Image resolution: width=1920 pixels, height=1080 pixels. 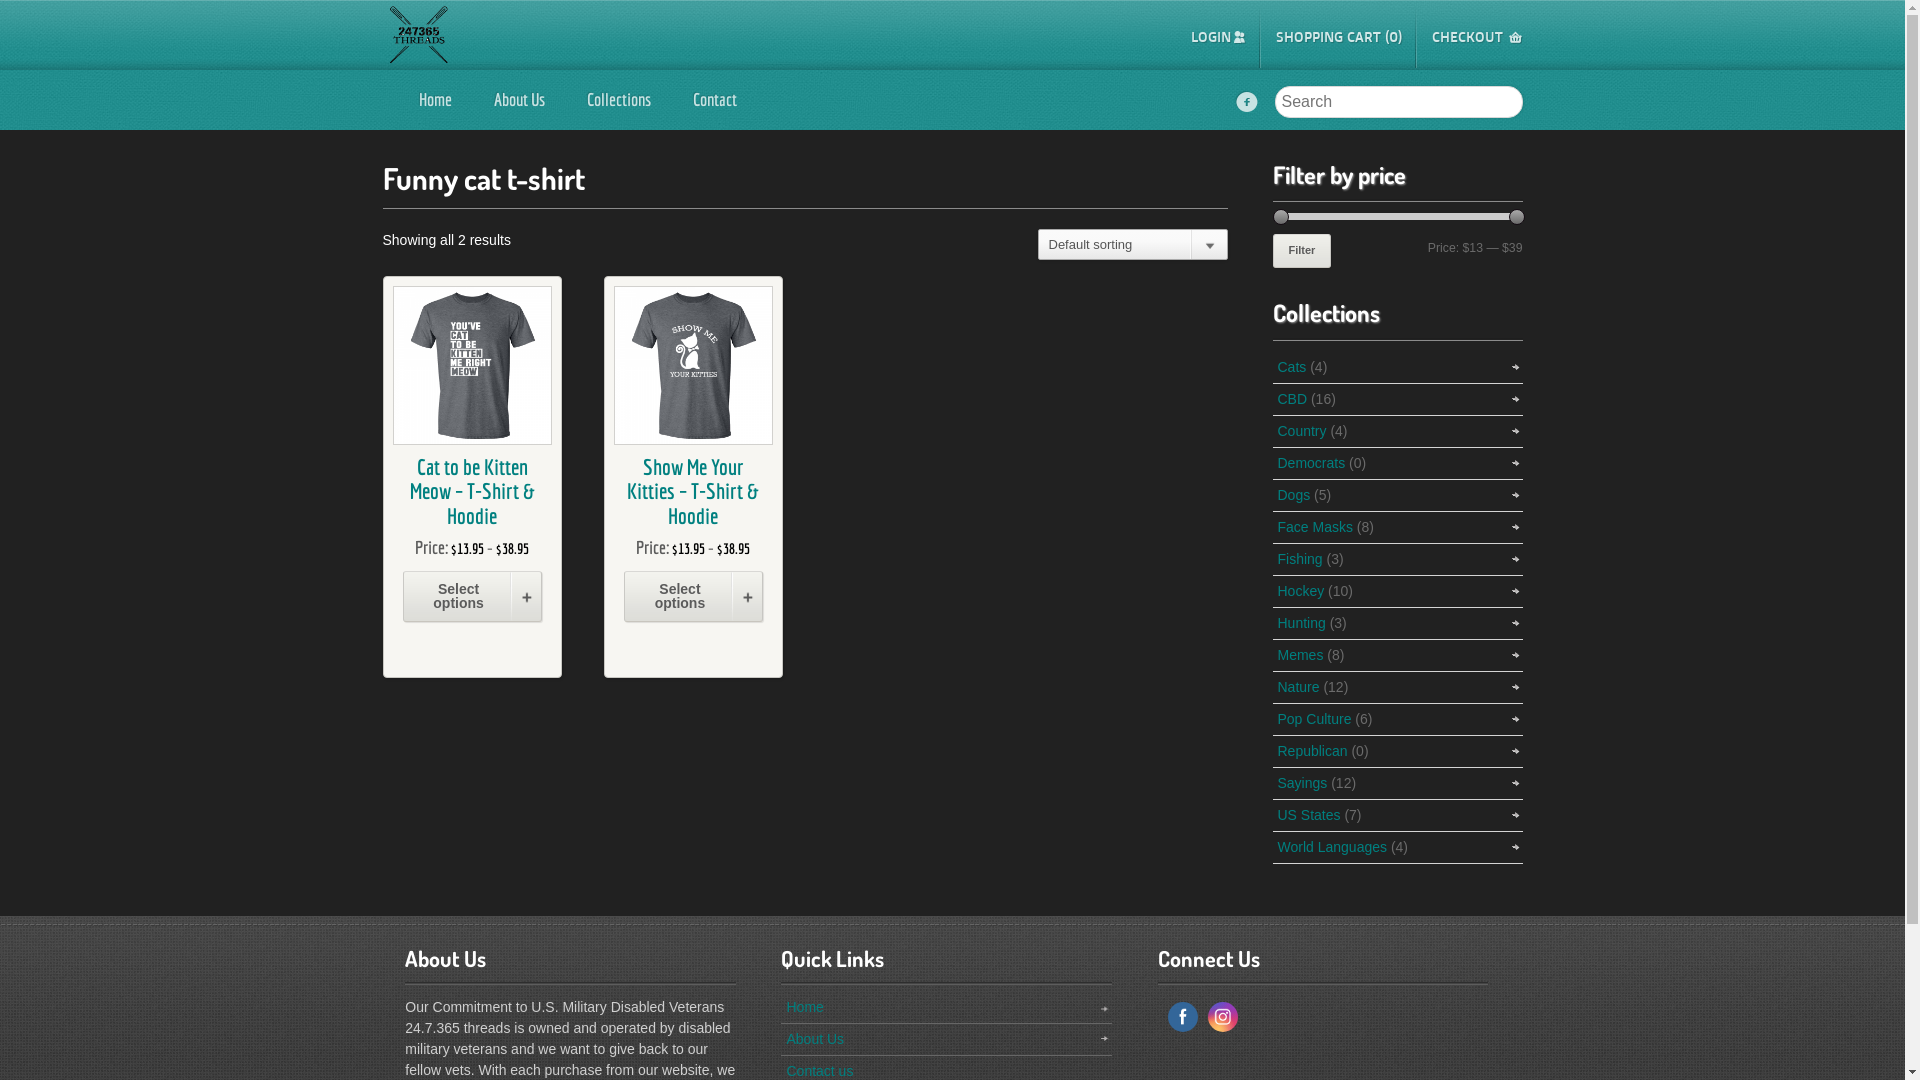 I want to click on 'World Languages', so click(x=1332, y=847).